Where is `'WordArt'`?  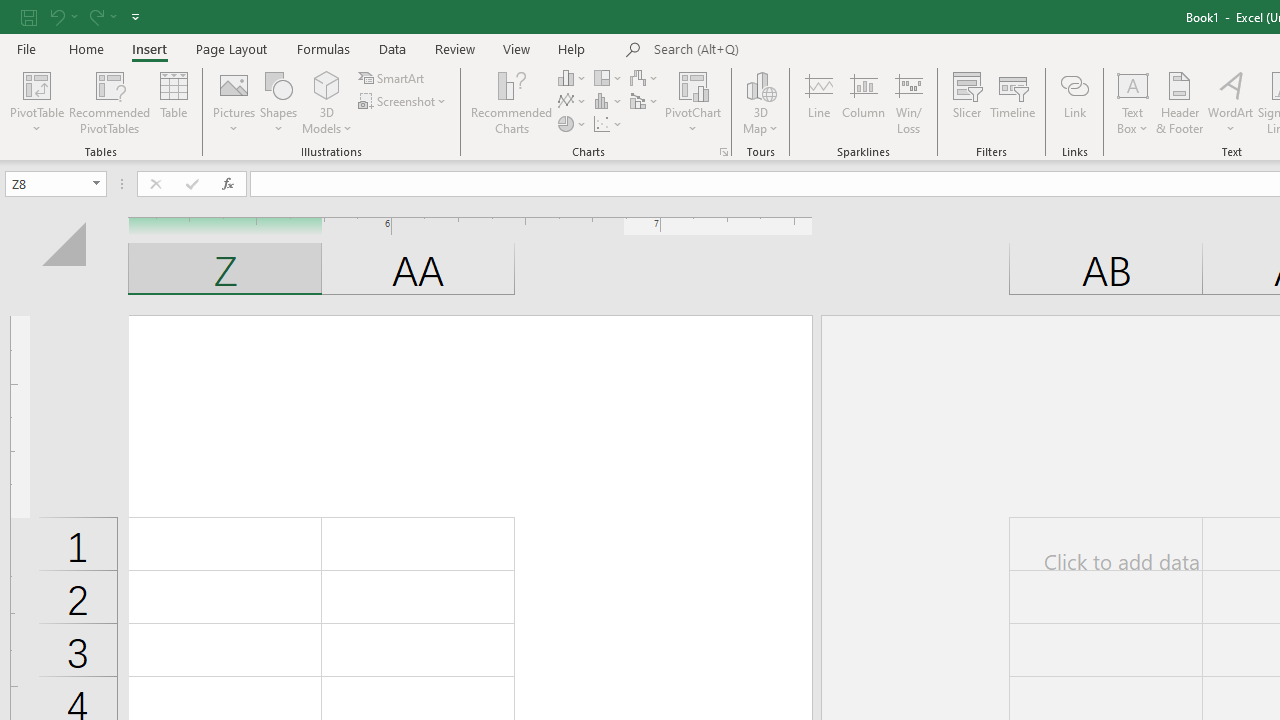
'WordArt' is located at coordinates (1229, 103).